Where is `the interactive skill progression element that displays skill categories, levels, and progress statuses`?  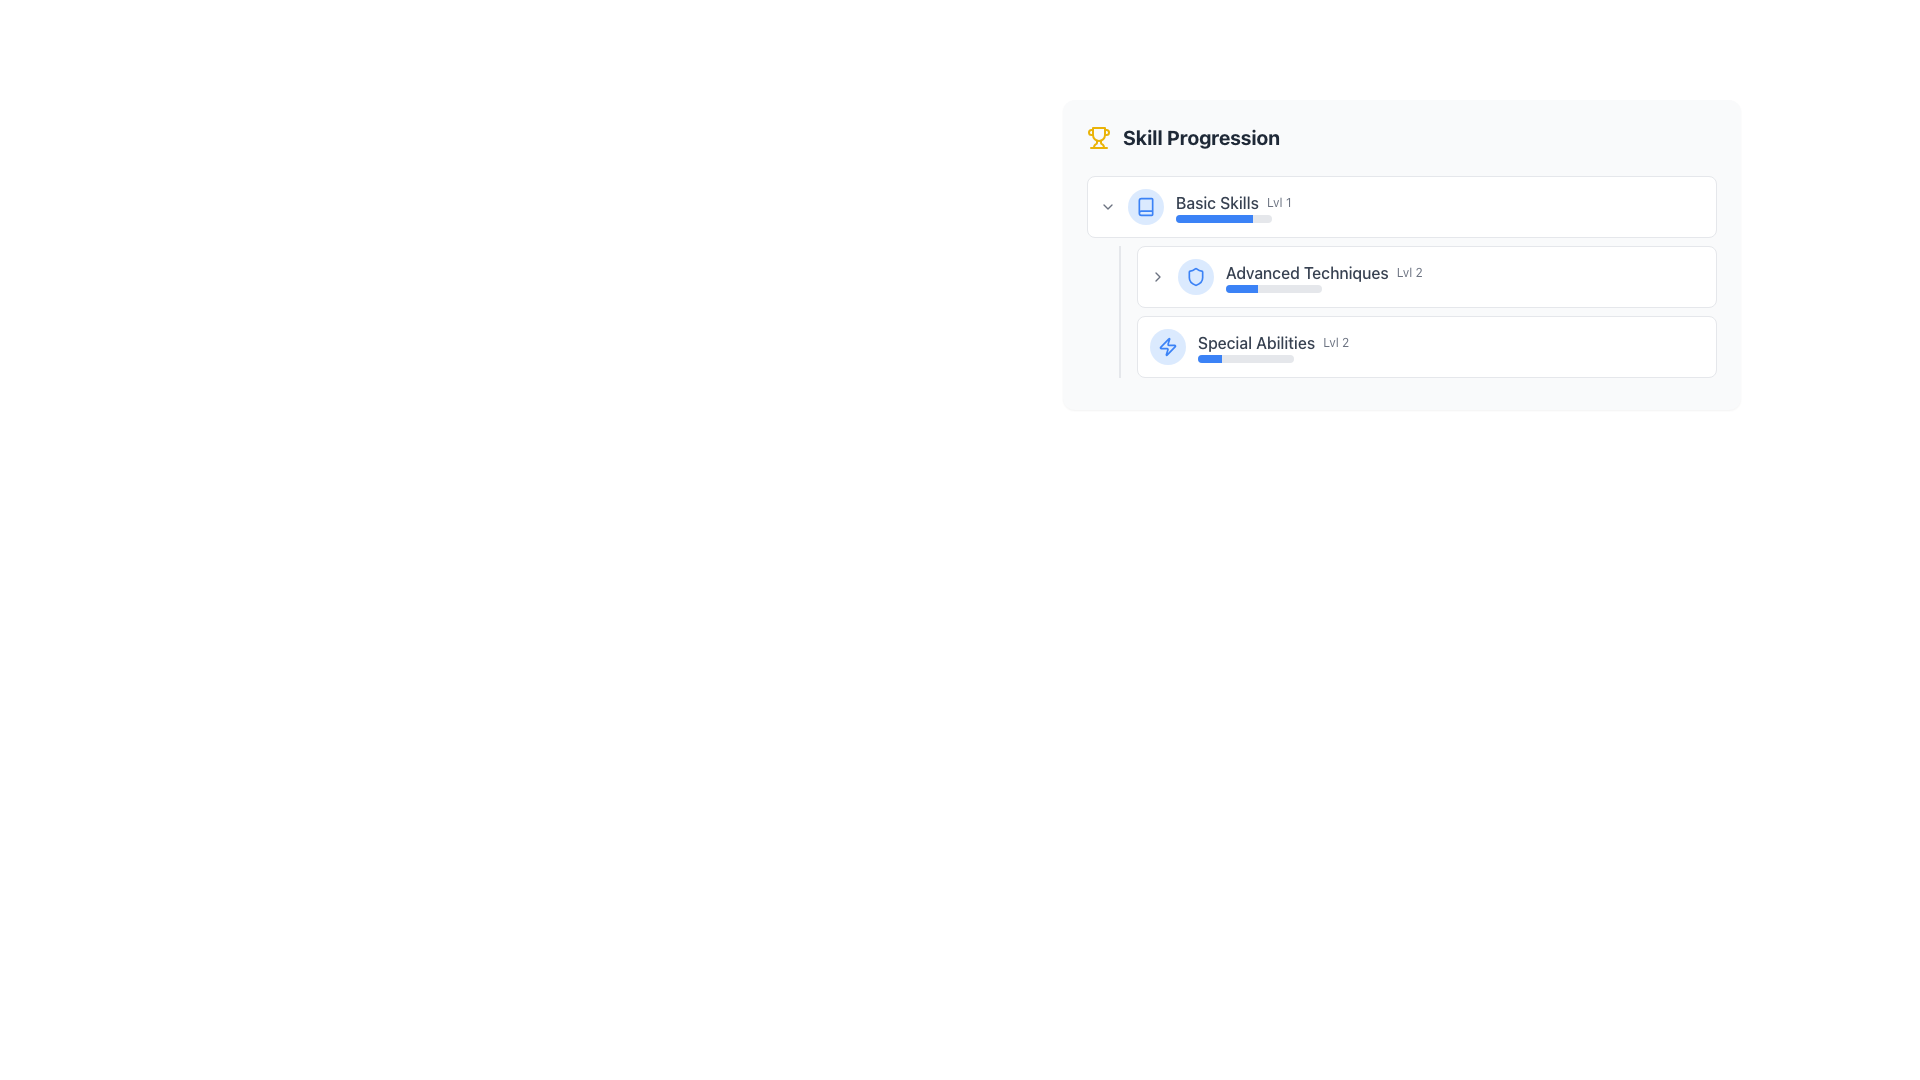 the interactive skill progression element that displays skill categories, levels, and progress statuses is located at coordinates (1400, 253).